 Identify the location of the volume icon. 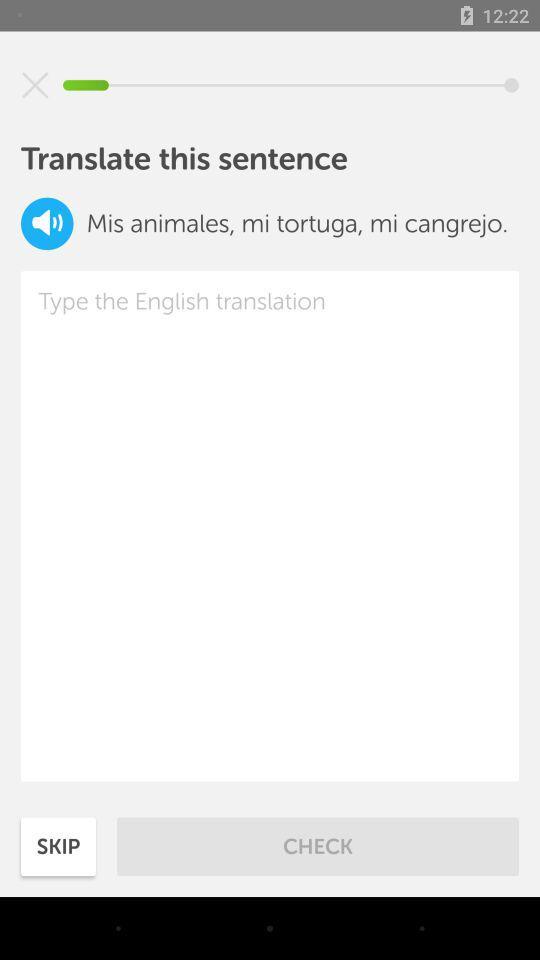
(47, 223).